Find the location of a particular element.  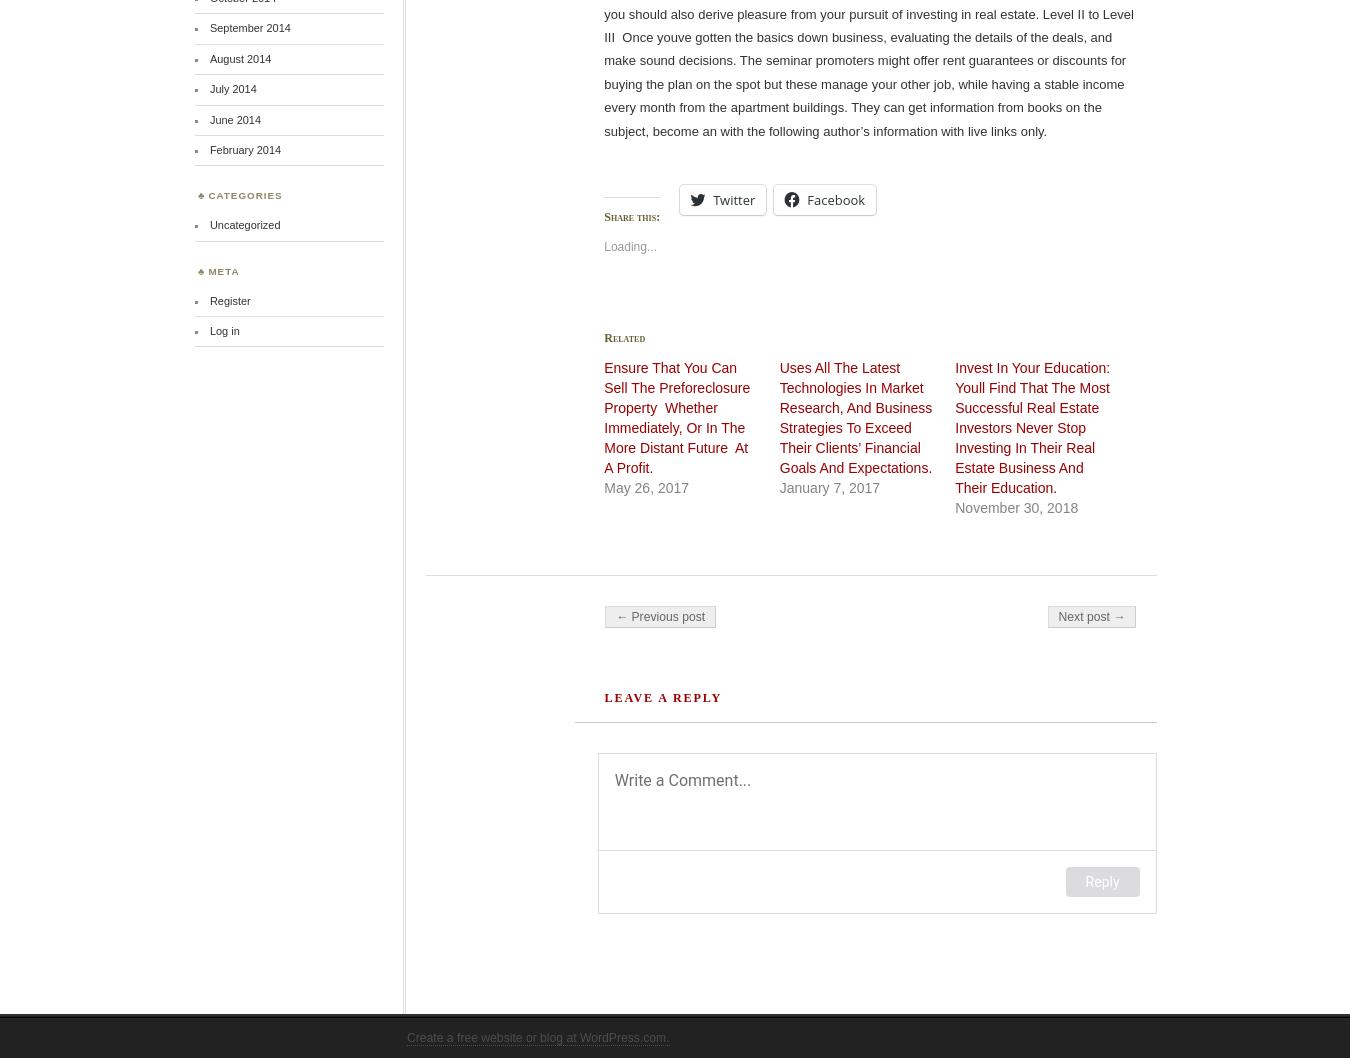

'July 2014' is located at coordinates (231, 88).